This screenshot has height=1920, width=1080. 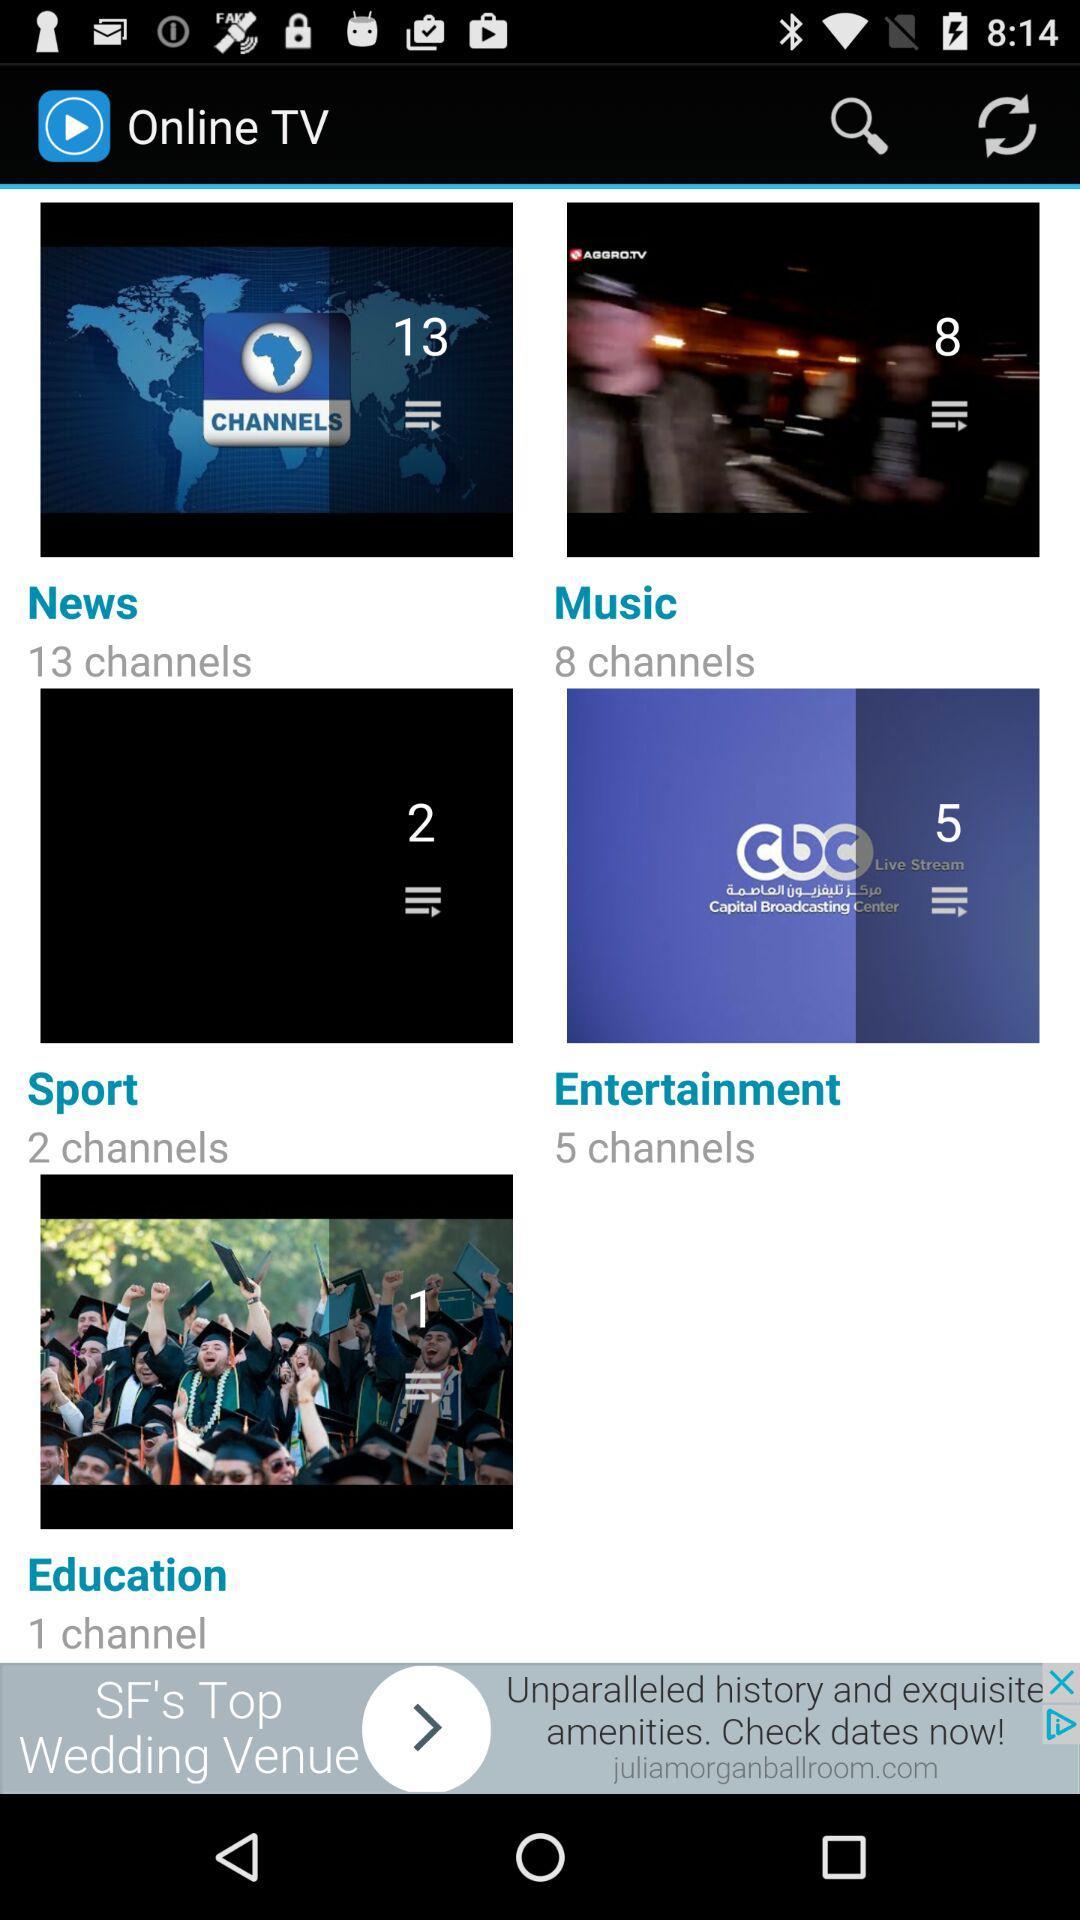 What do you see at coordinates (540, 1727) in the screenshot?
I see `sponsored content` at bounding box center [540, 1727].